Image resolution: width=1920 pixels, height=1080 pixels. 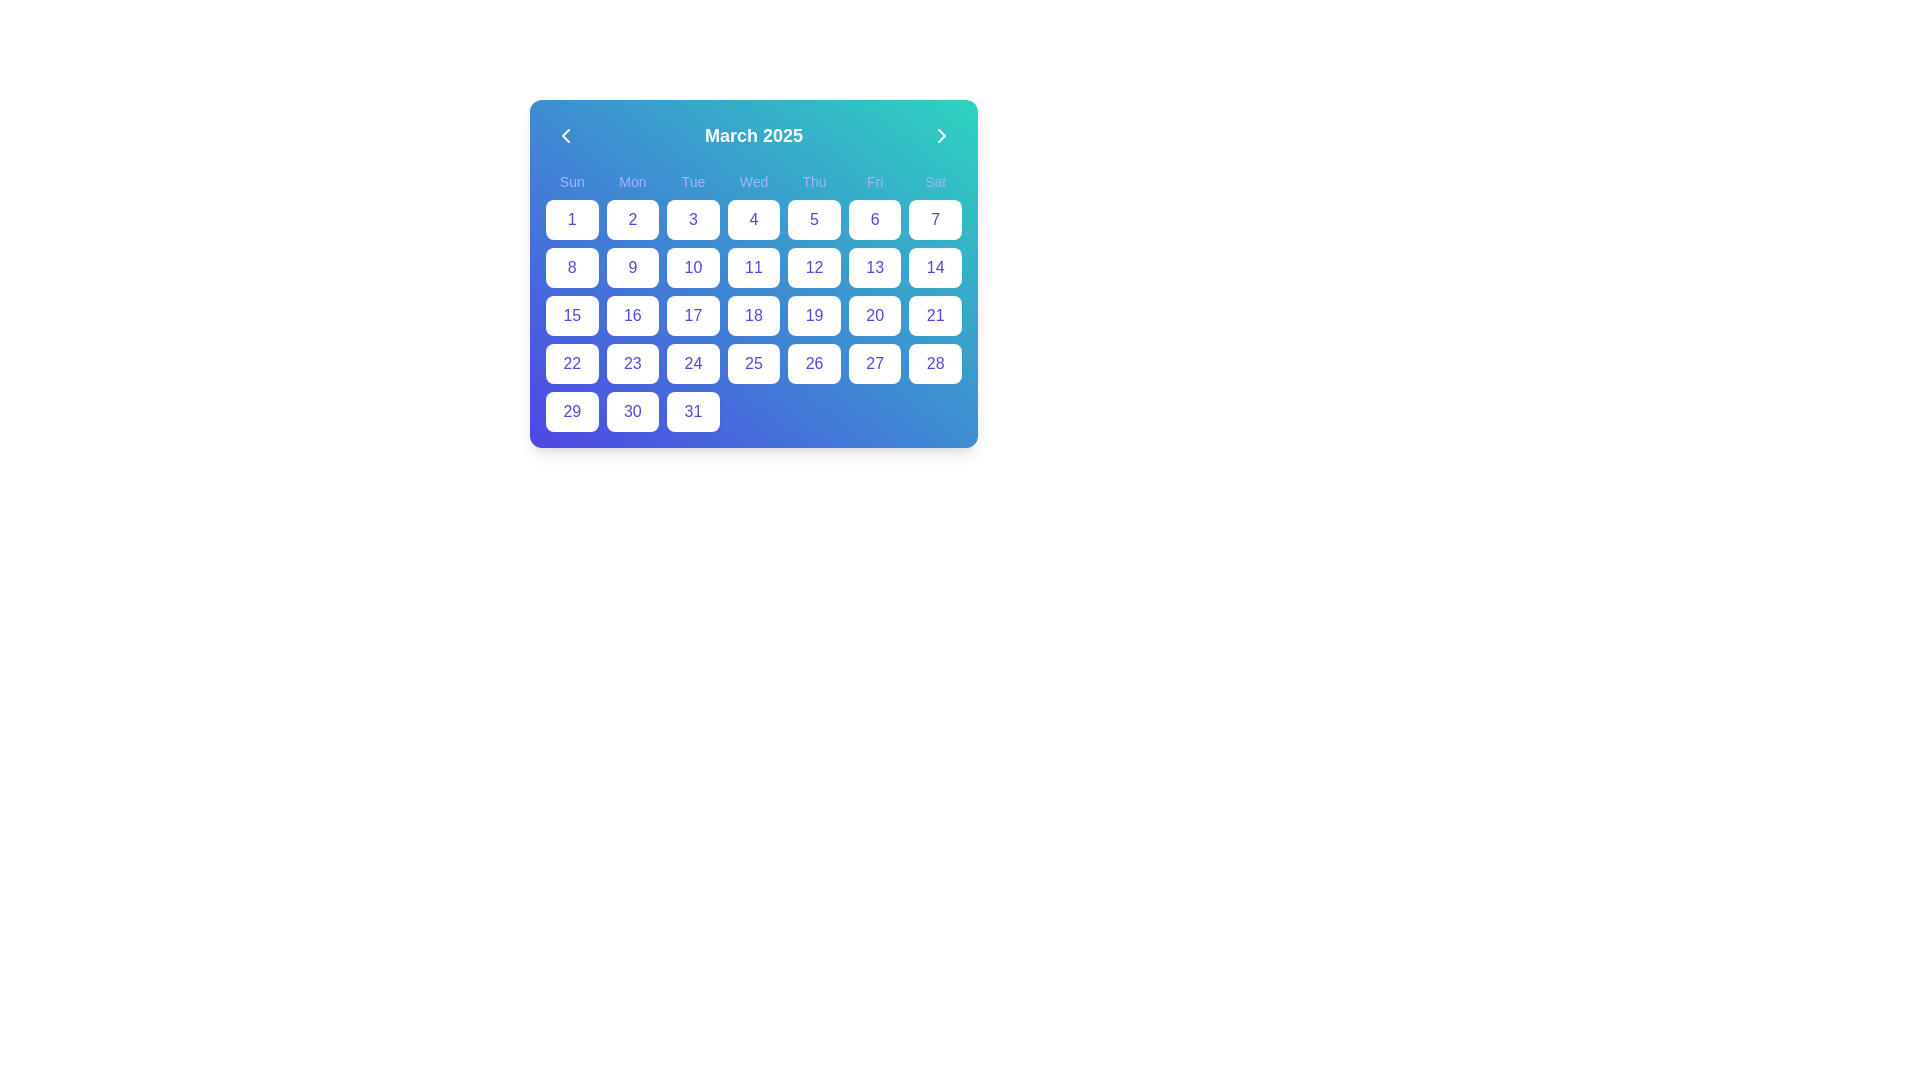 I want to click on the fourth weekday label indicating 'Wed' in the calendar, which is centered above the corresponding column of dates, so click(x=752, y=181).